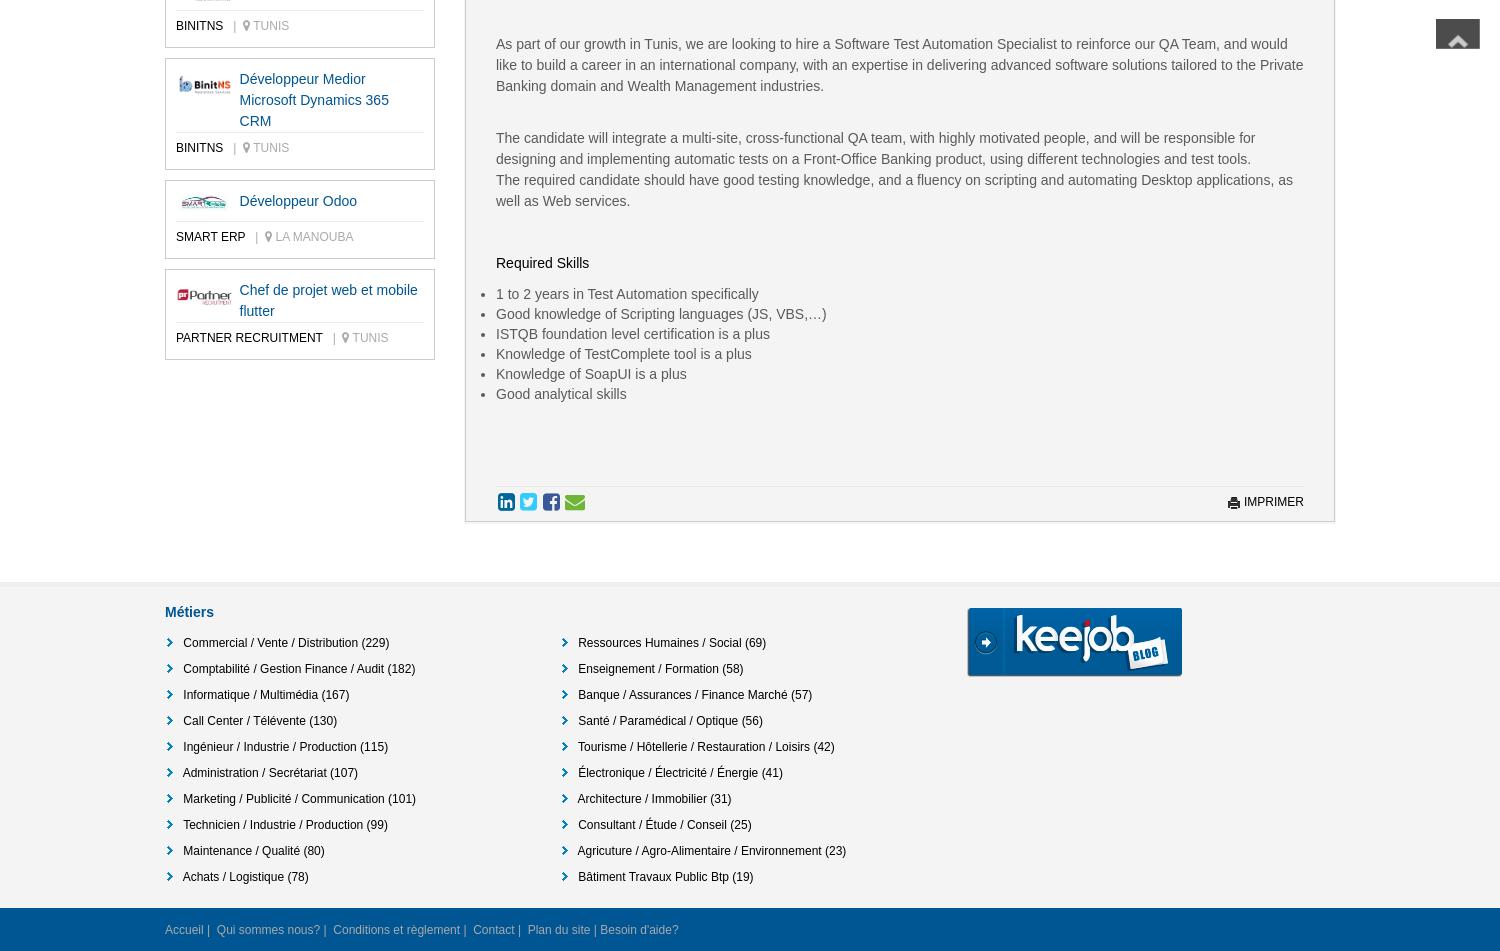 The image size is (1500, 951). What do you see at coordinates (710, 849) in the screenshot?
I see `'Agricuture / Agro-Alimentaire / Environnement (23)'` at bounding box center [710, 849].